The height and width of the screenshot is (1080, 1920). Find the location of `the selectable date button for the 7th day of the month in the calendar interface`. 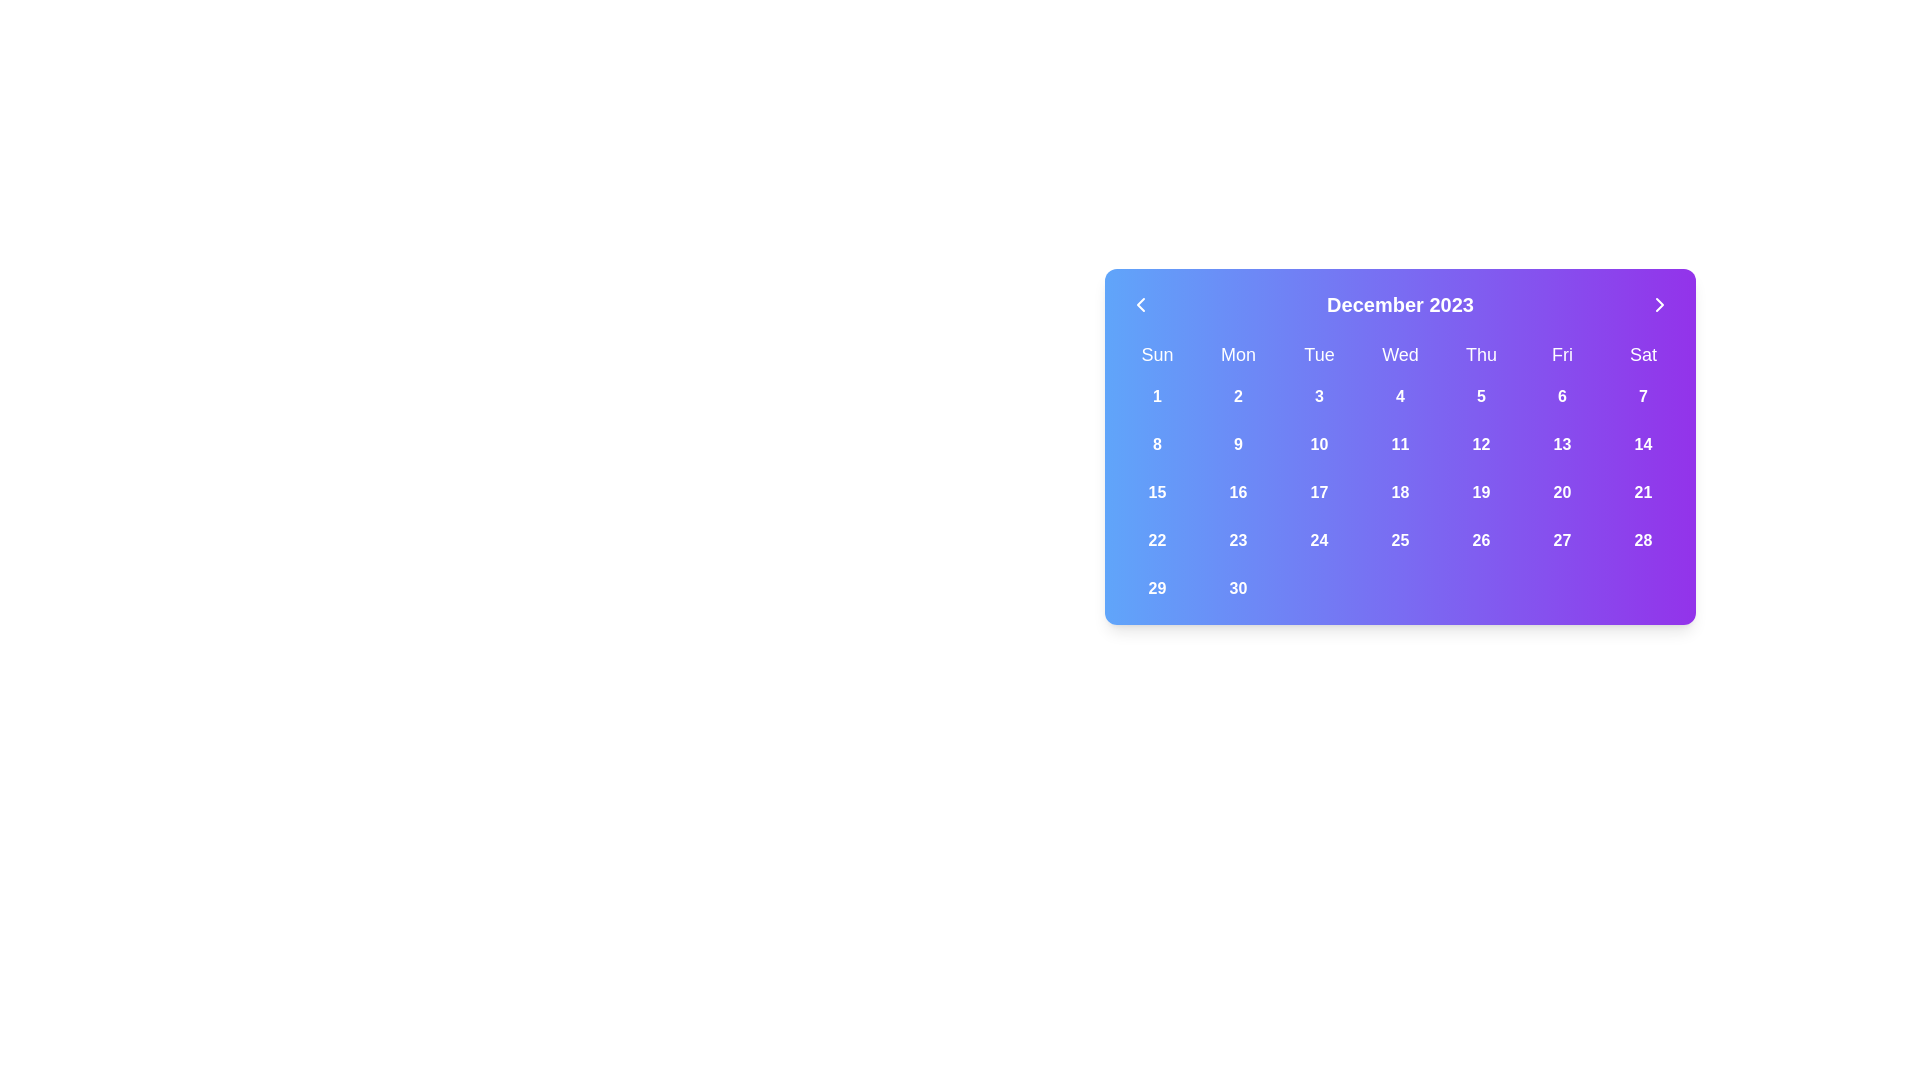

the selectable date button for the 7th day of the month in the calendar interface is located at coordinates (1643, 397).